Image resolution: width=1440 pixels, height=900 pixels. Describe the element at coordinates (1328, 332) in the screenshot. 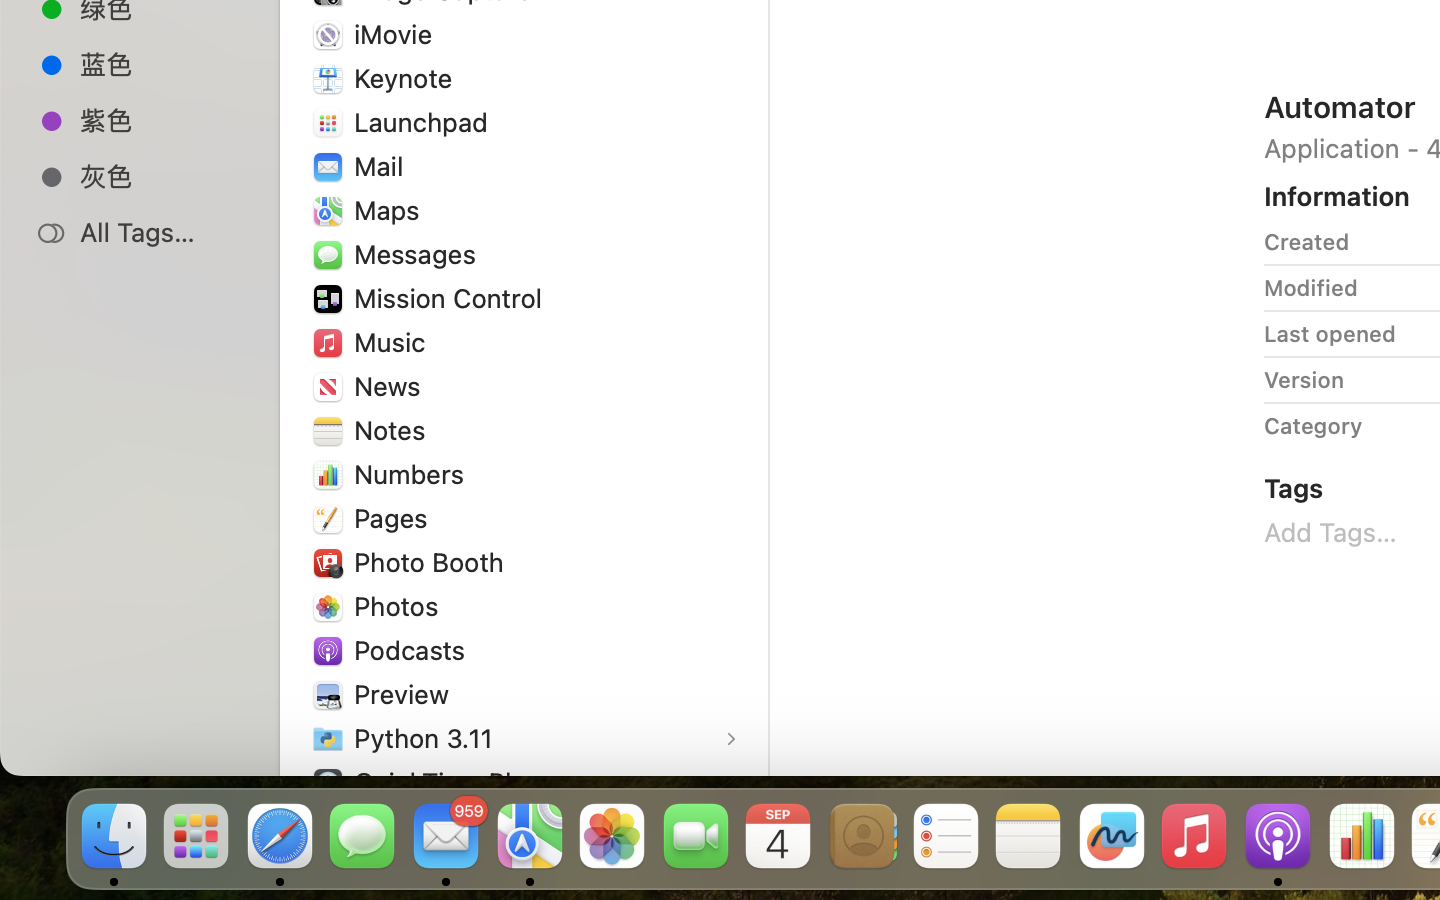

I see `'Last opened'` at that location.